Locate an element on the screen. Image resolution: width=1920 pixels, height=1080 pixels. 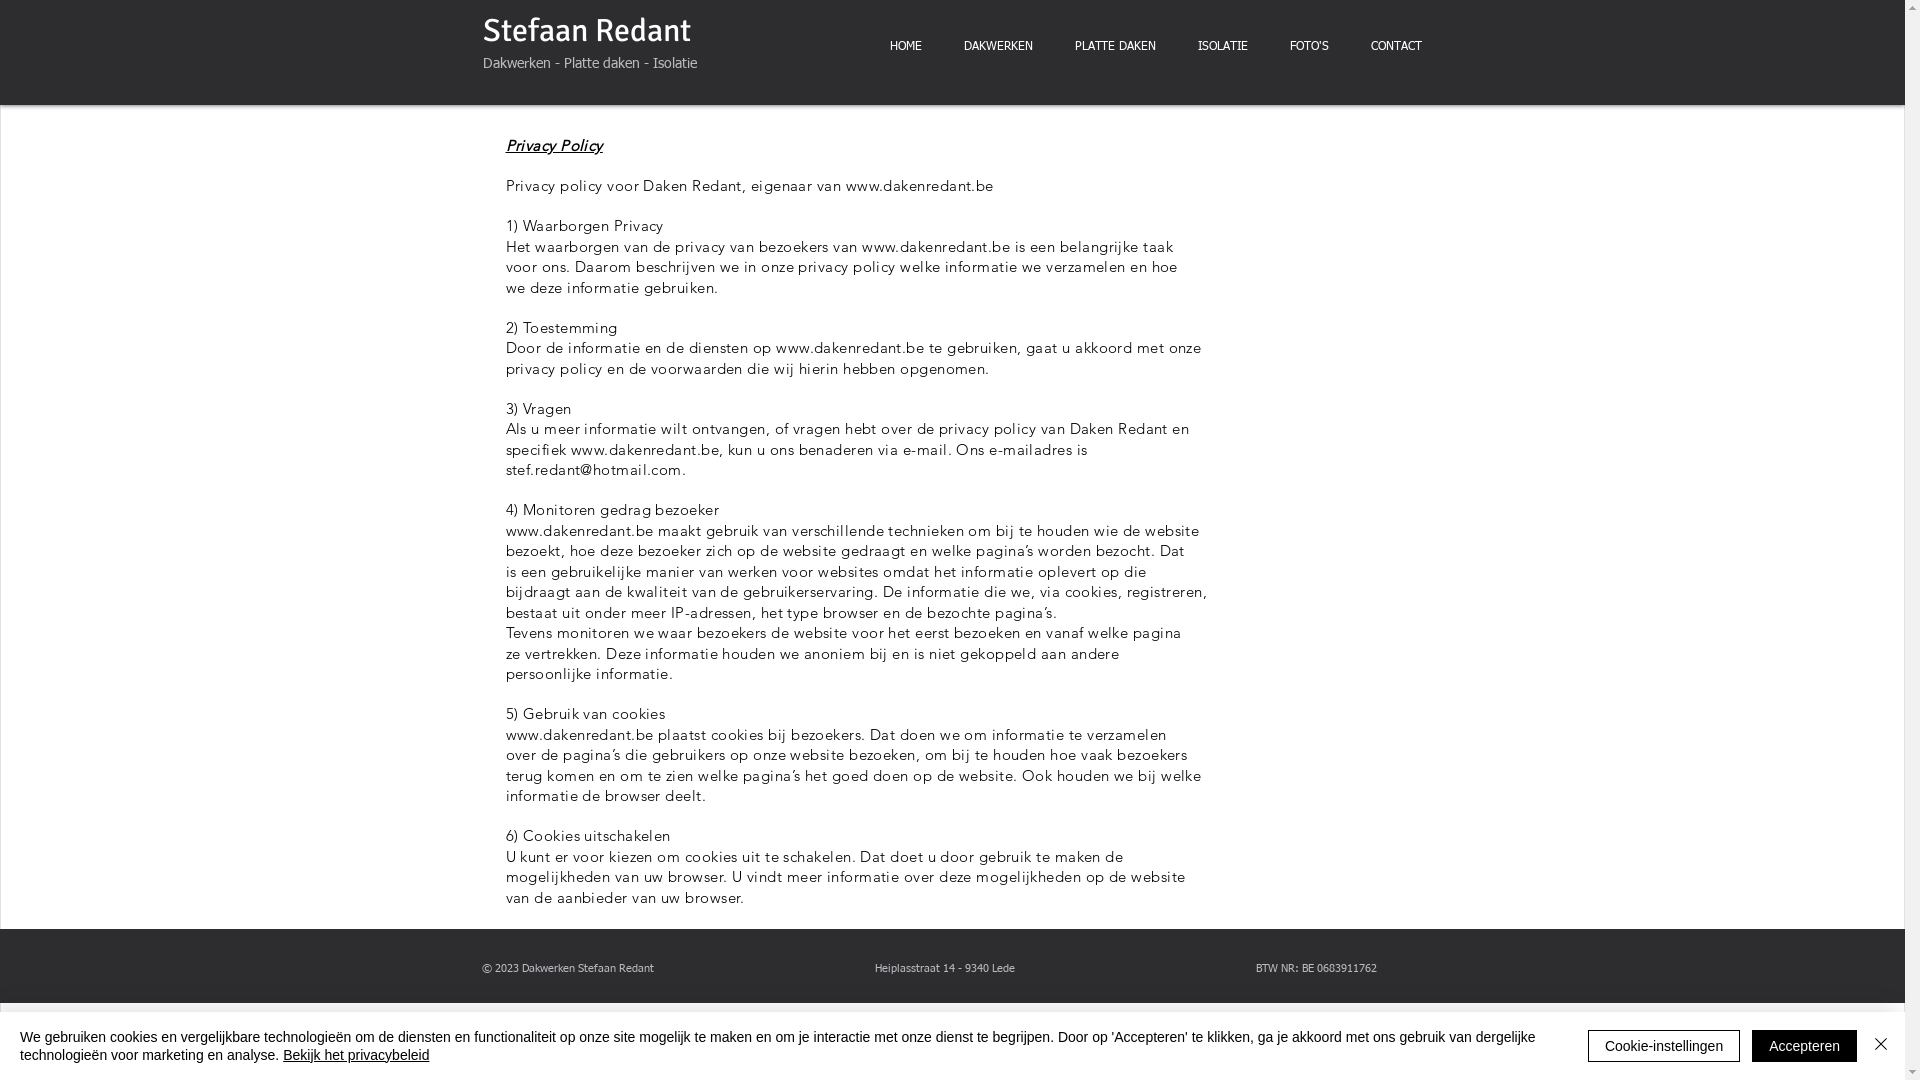
'CONTACT' is located at coordinates (1395, 46).